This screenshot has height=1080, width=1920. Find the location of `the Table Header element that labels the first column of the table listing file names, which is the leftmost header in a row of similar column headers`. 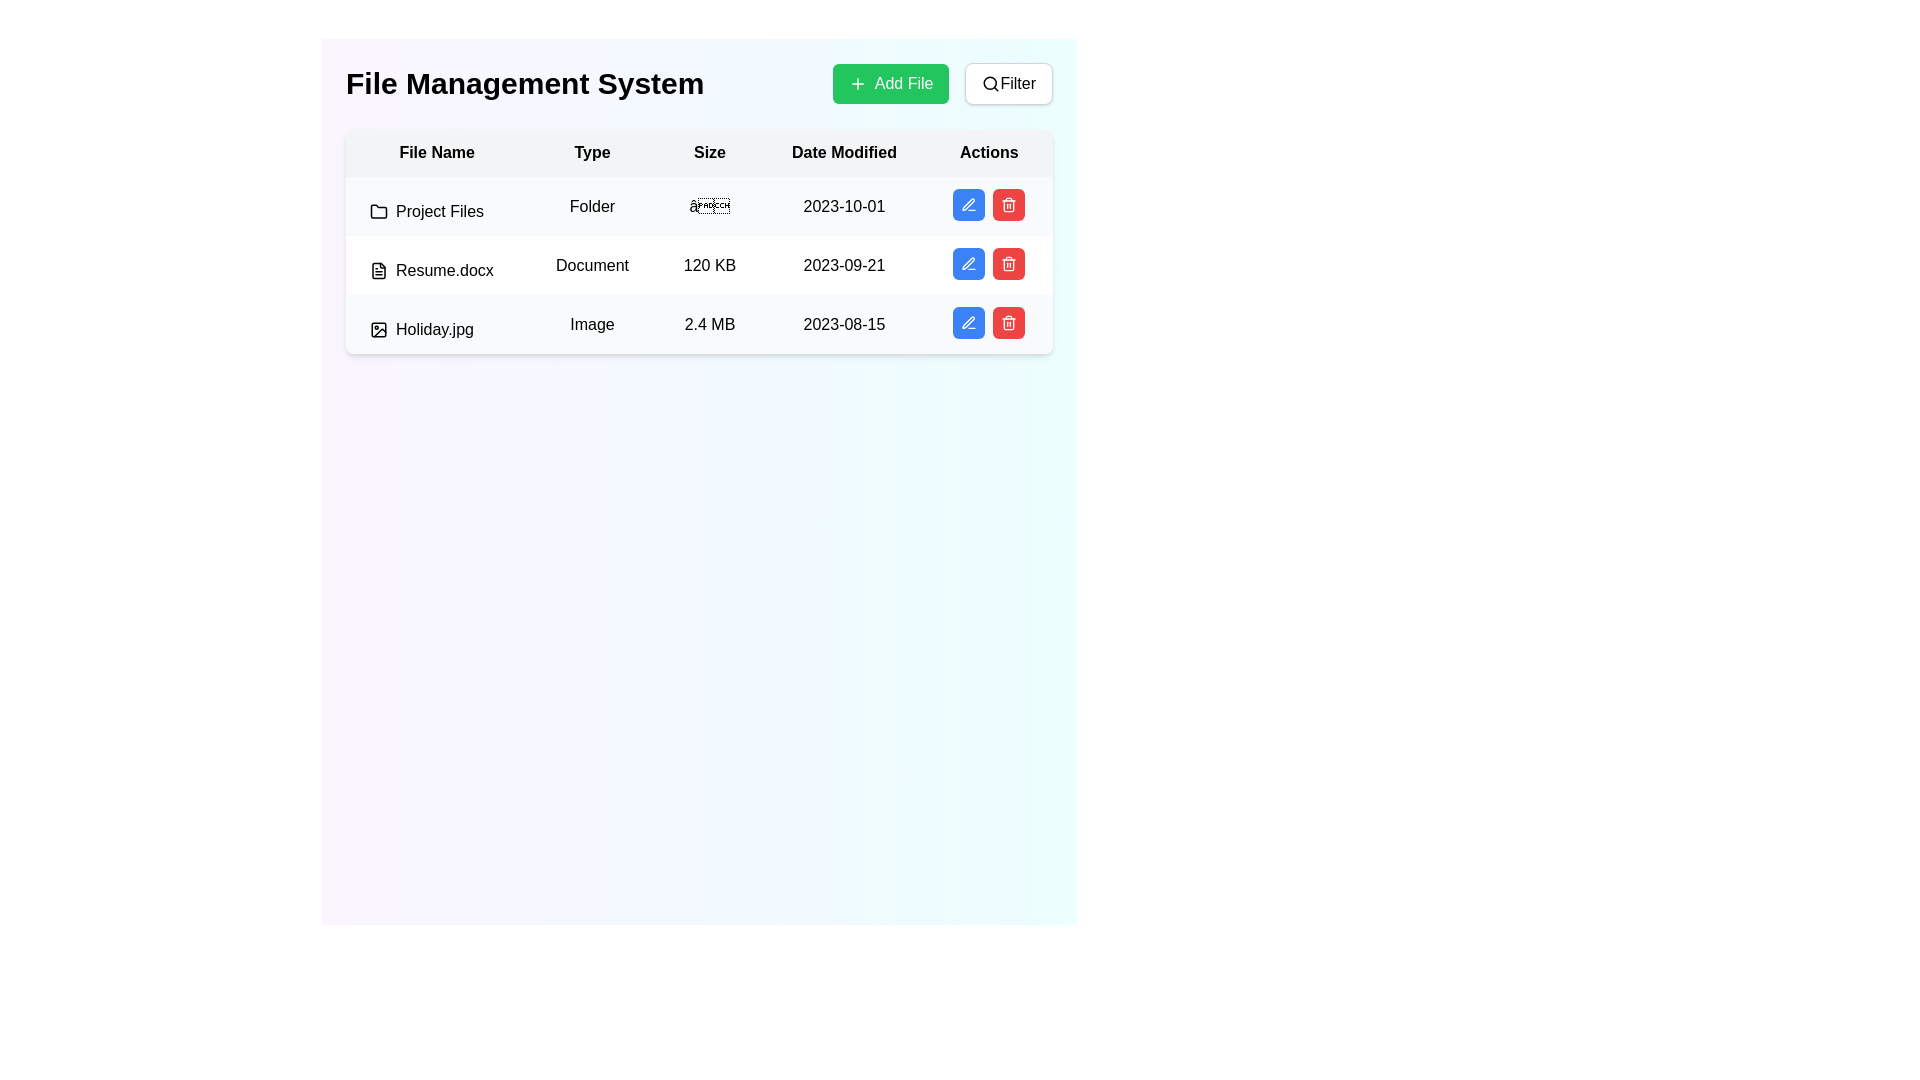

the Table Header element that labels the first column of the table listing file names, which is the leftmost header in a row of similar column headers is located at coordinates (436, 152).